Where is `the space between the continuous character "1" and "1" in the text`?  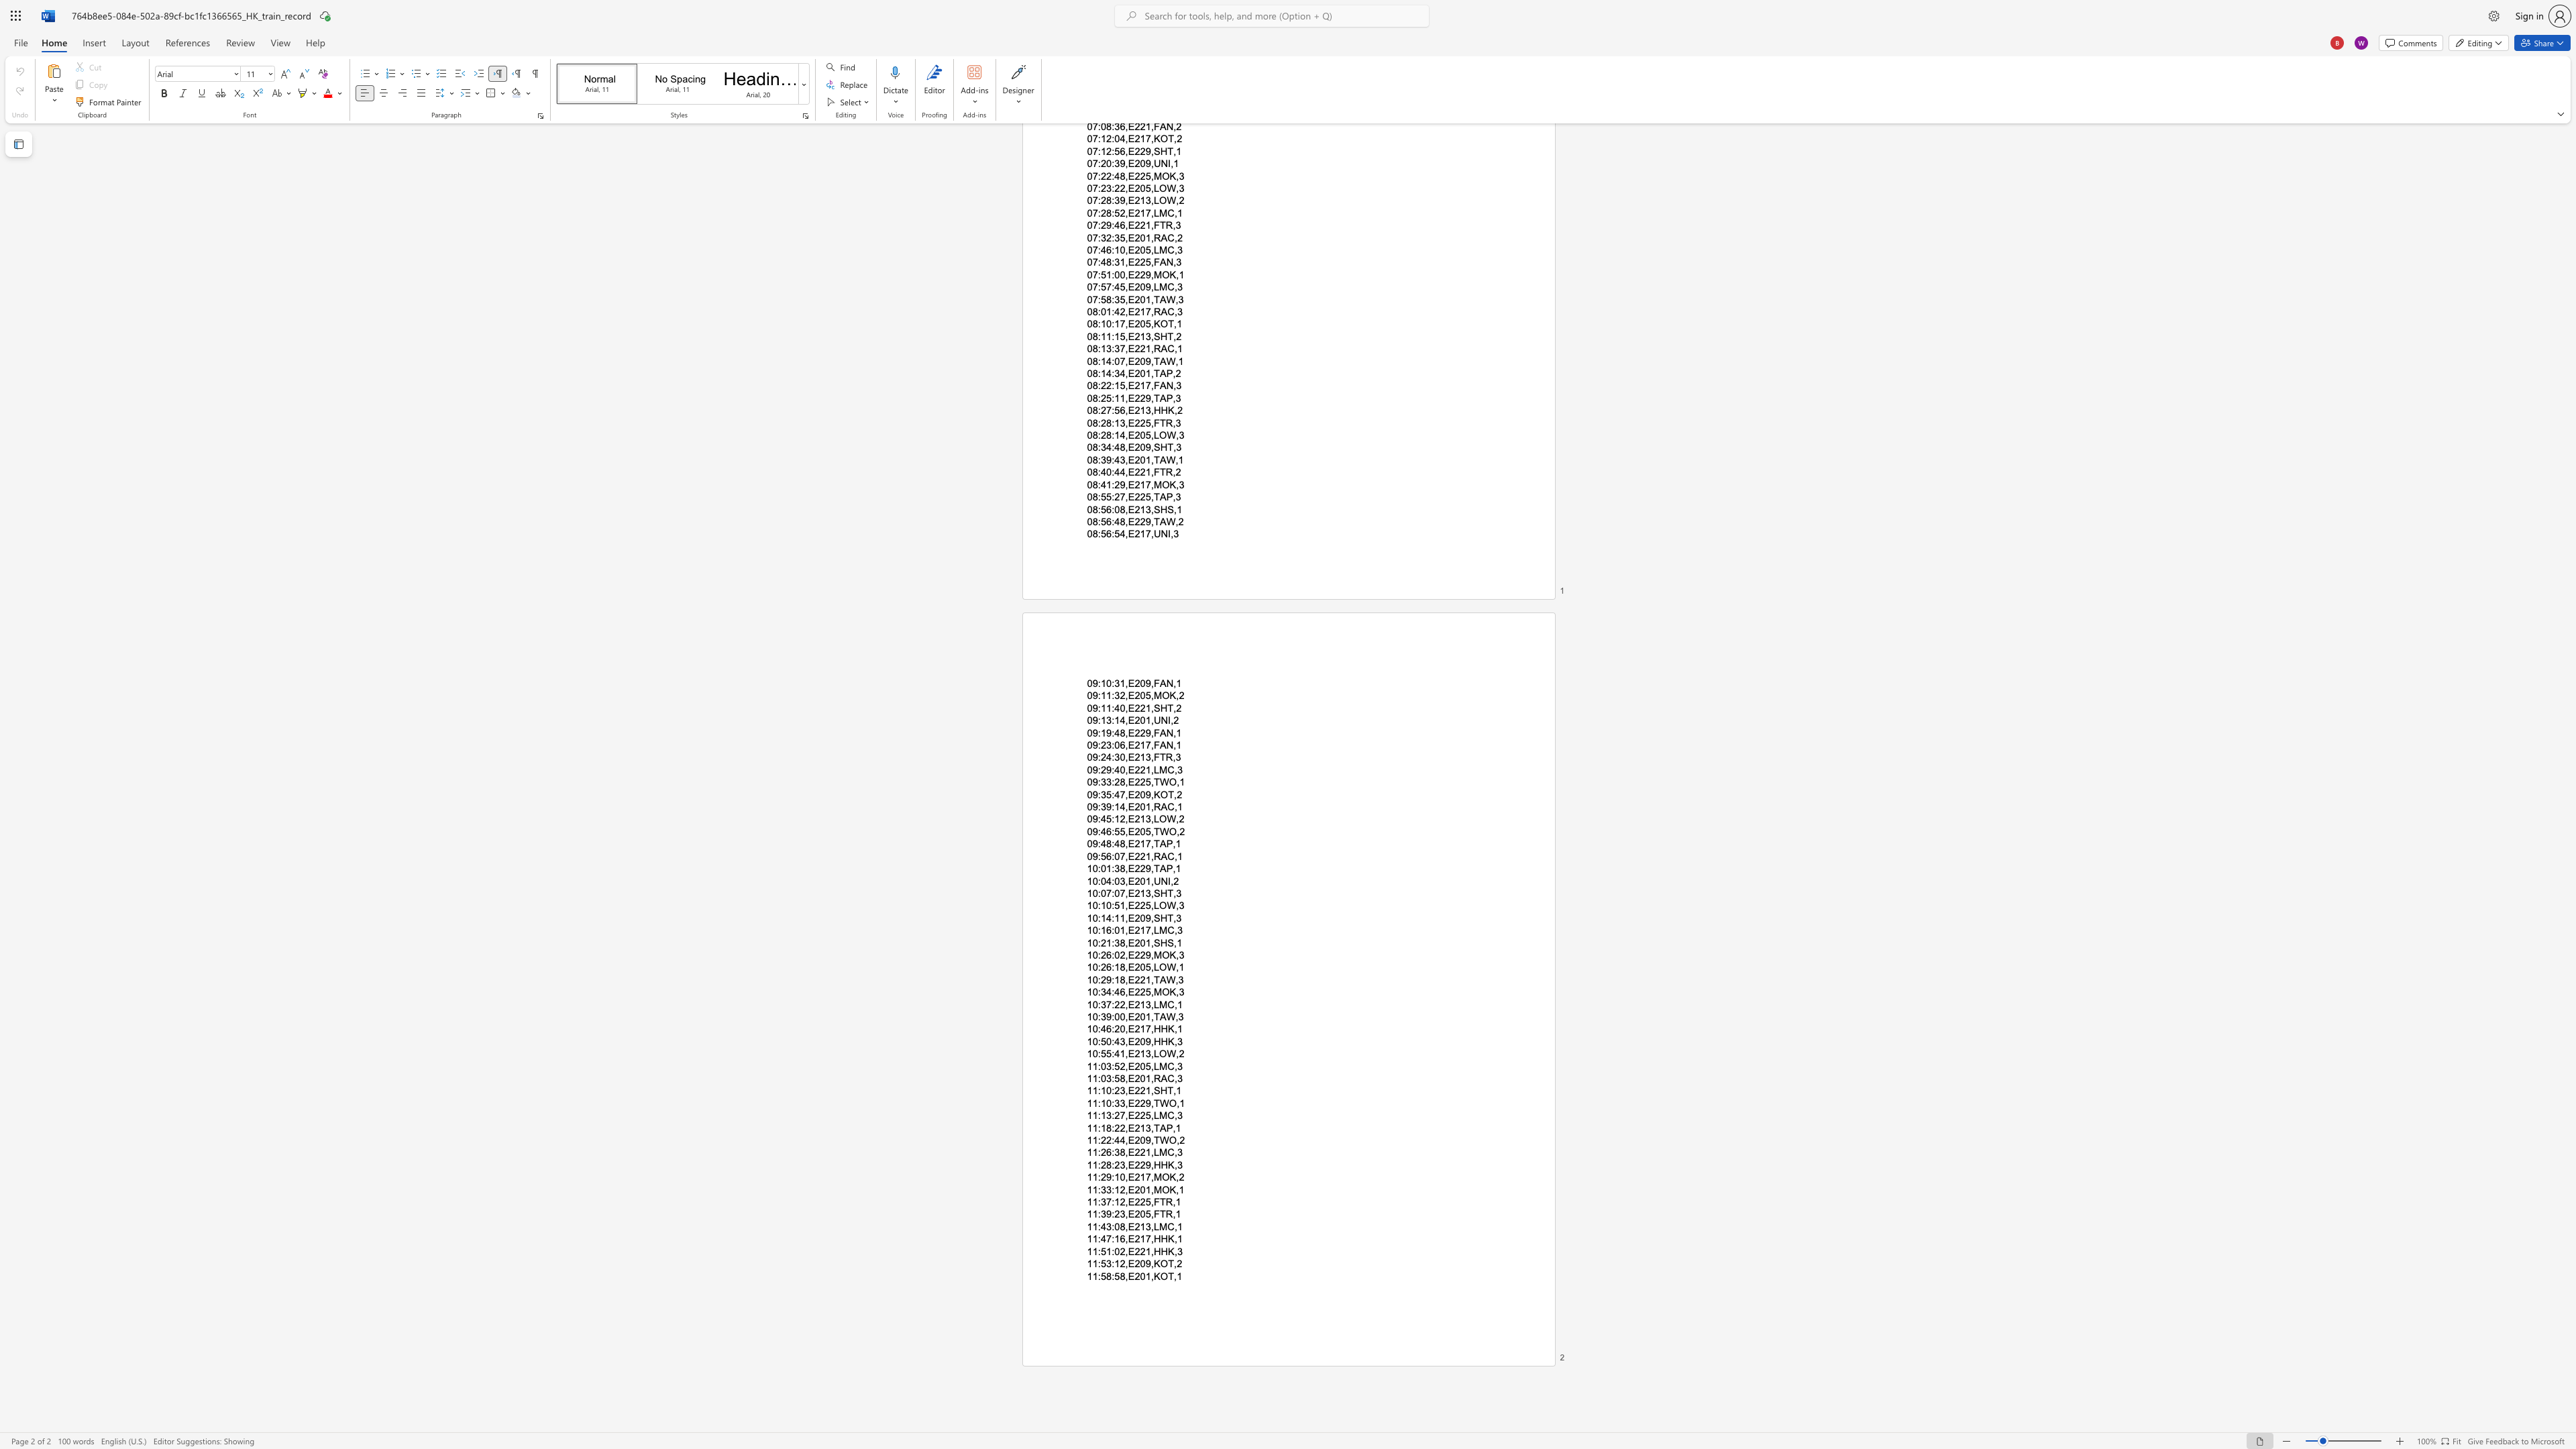 the space between the continuous character "1" and "1" in the text is located at coordinates (1092, 1250).